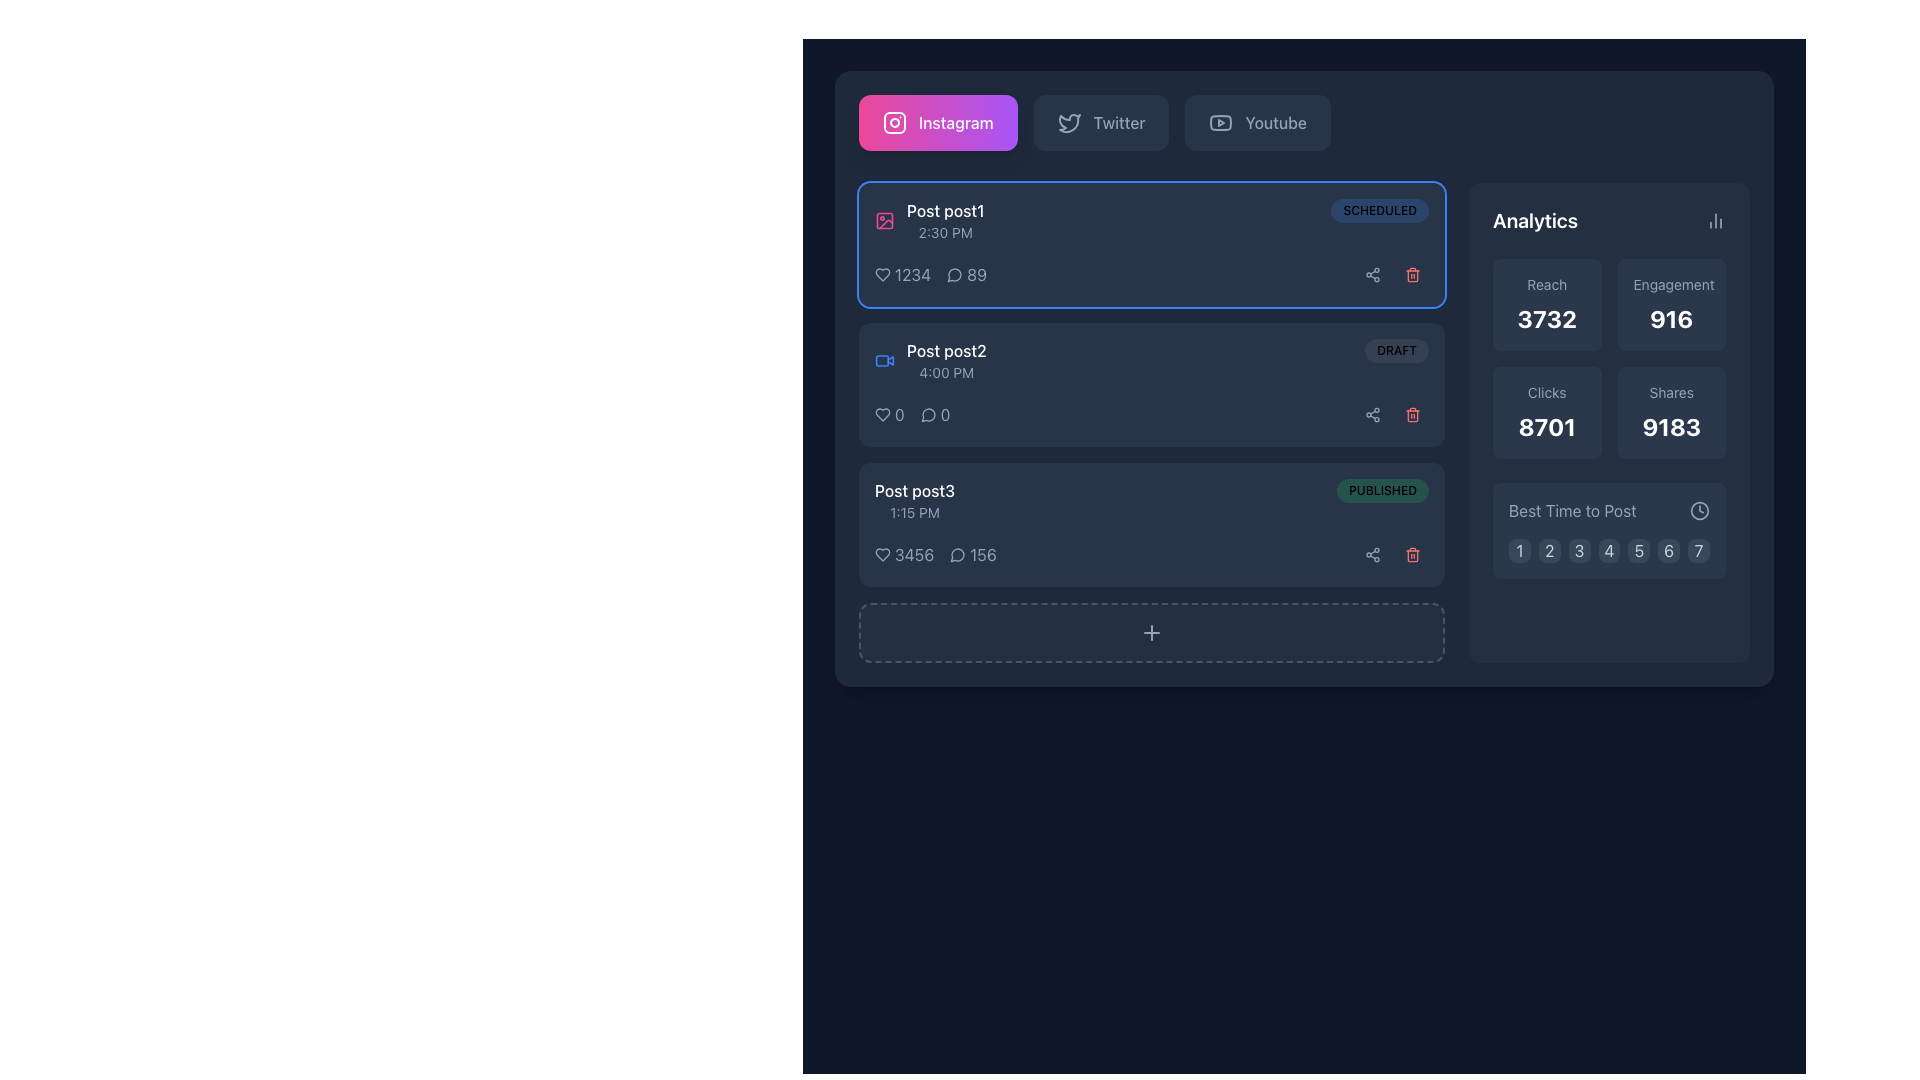 This screenshot has height=1080, width=1920. What do you see at coordinates (1639, 551) in the screenshot?
I see `the fifth button labeled '5' in the 'Best Time to Post' section` at bounding box center [1639, 551].